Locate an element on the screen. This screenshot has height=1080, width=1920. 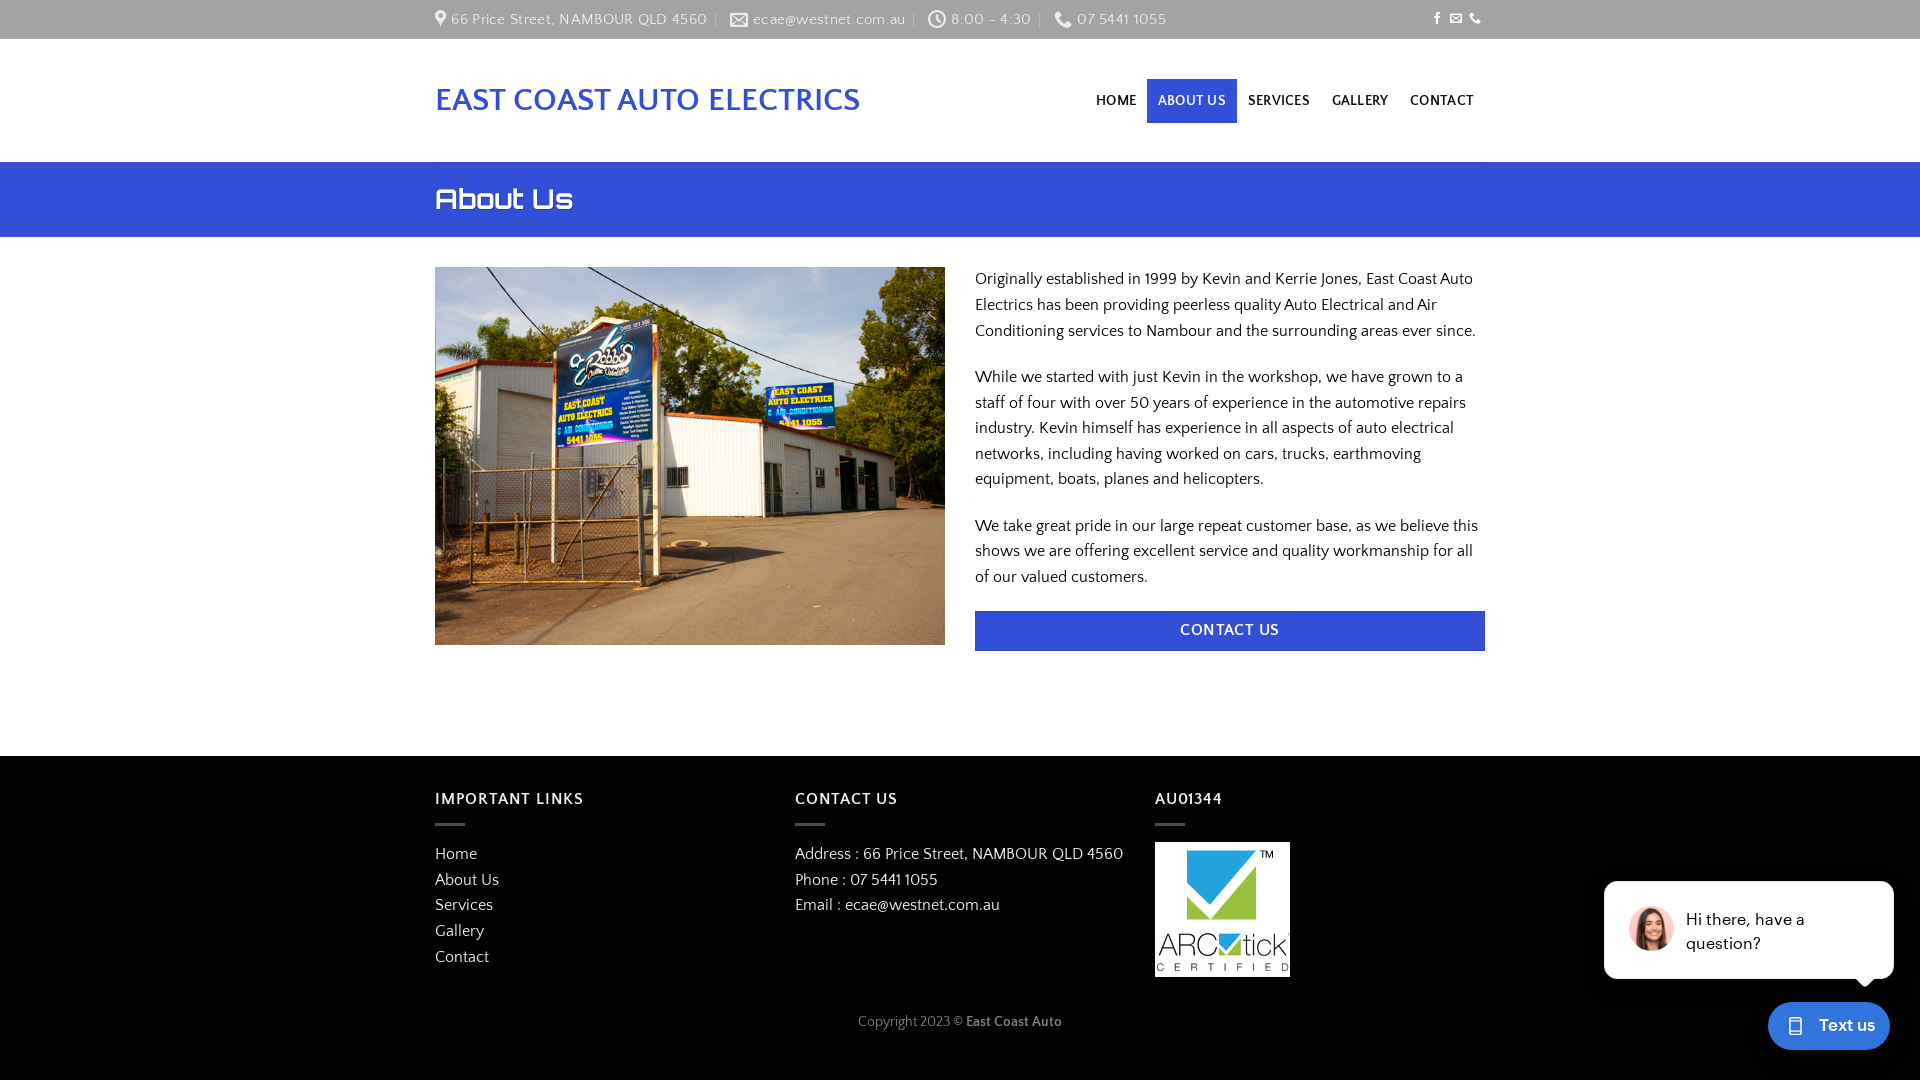
'ABOUT US' is located at coordinates (1191, 100).